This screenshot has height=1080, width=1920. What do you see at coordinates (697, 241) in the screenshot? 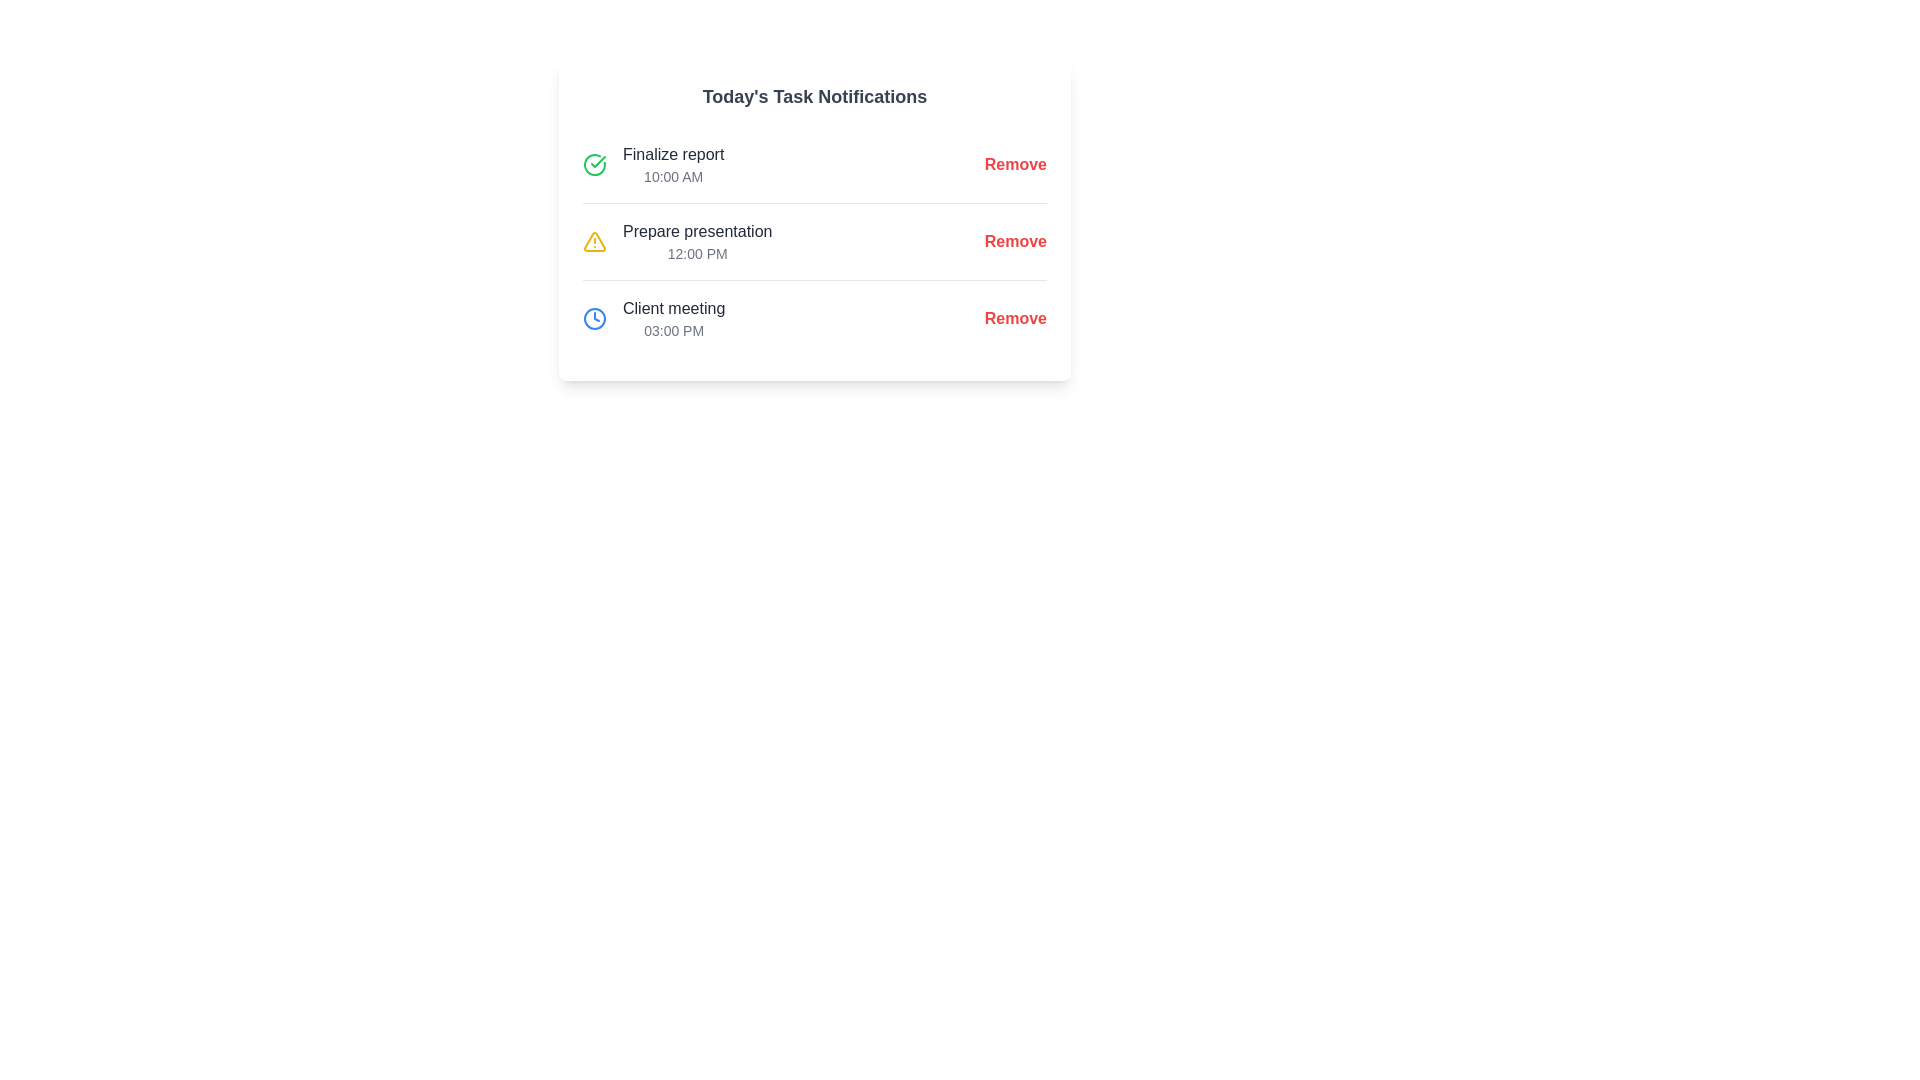
I see `the task label displaying 'Prepare presentation' with a timestamp '12:00 PM' located in the 'Today's Task Notifications' section, positioned between 'Finalize report' and 'Client meeting'` at bounding box center [697, 241].